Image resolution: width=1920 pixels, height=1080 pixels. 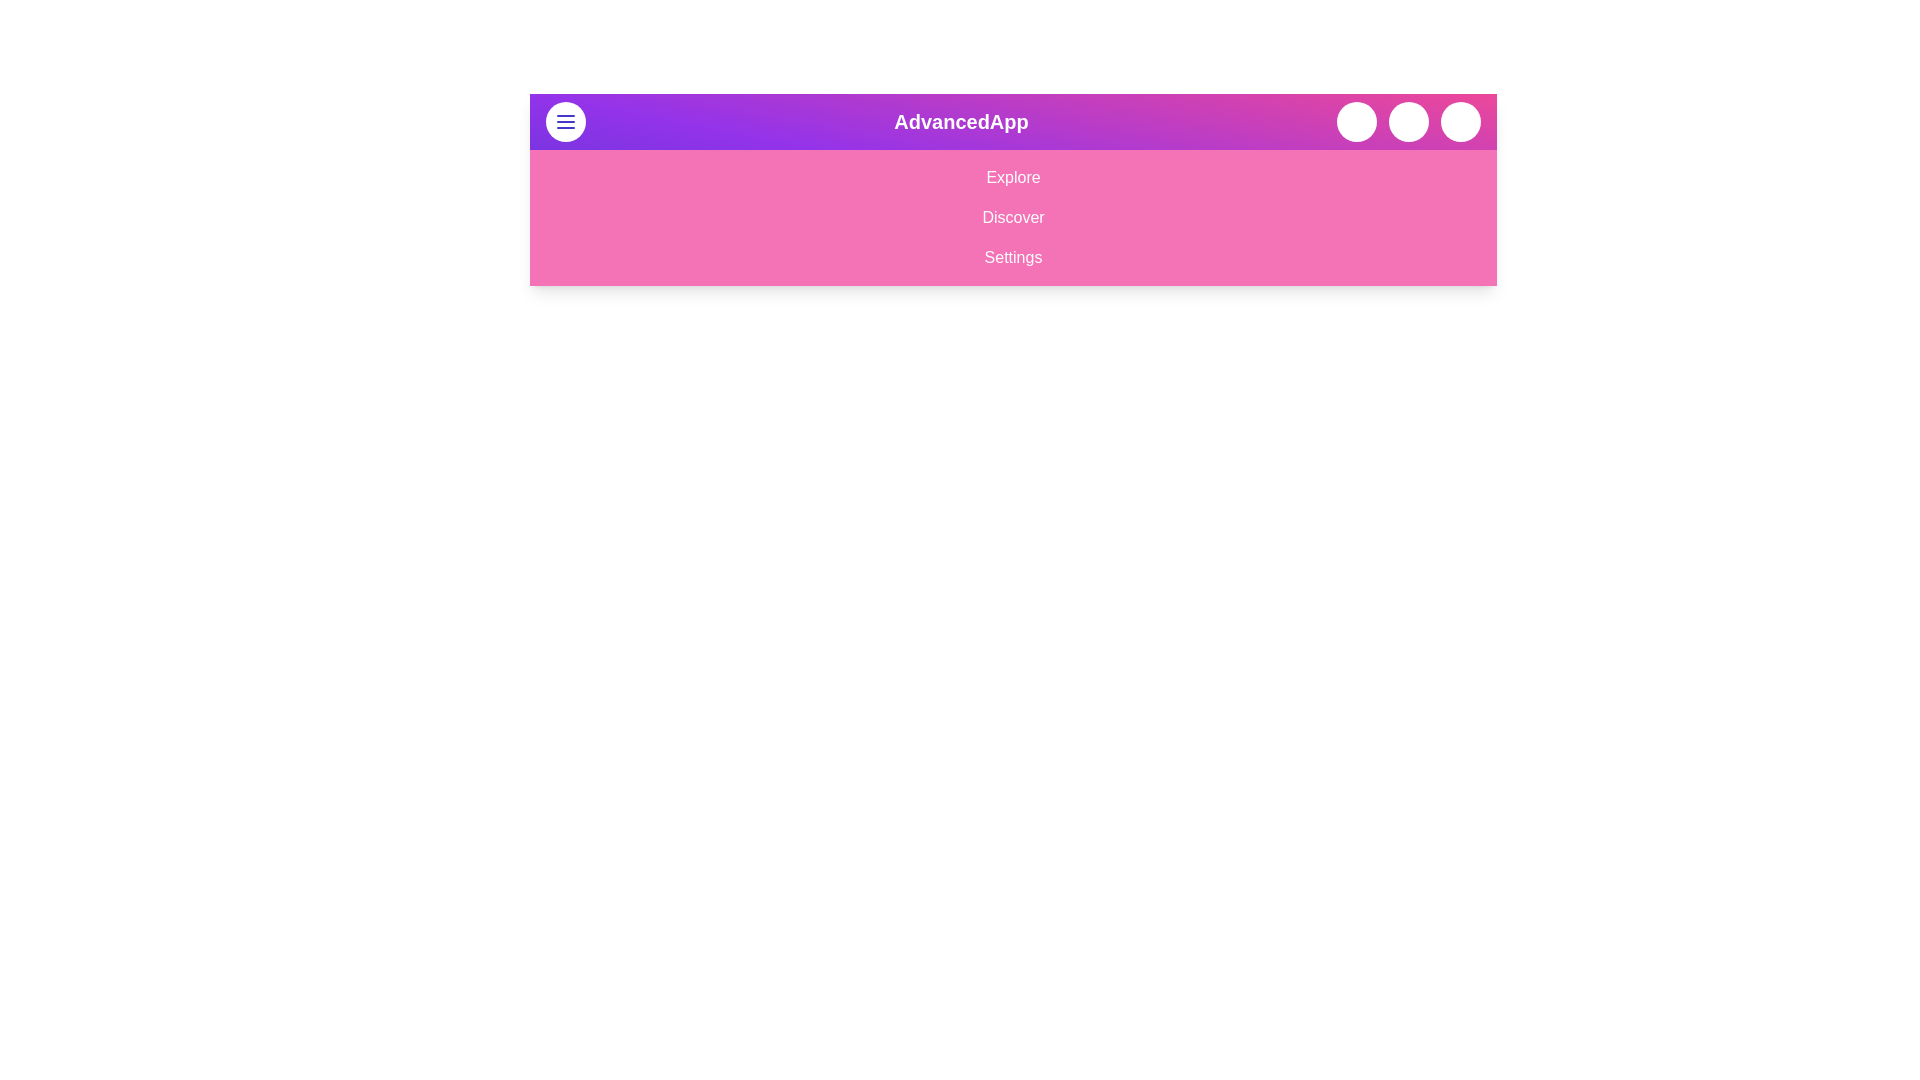 I want to click on the menu option Discover, so click(x=1013, y=218).